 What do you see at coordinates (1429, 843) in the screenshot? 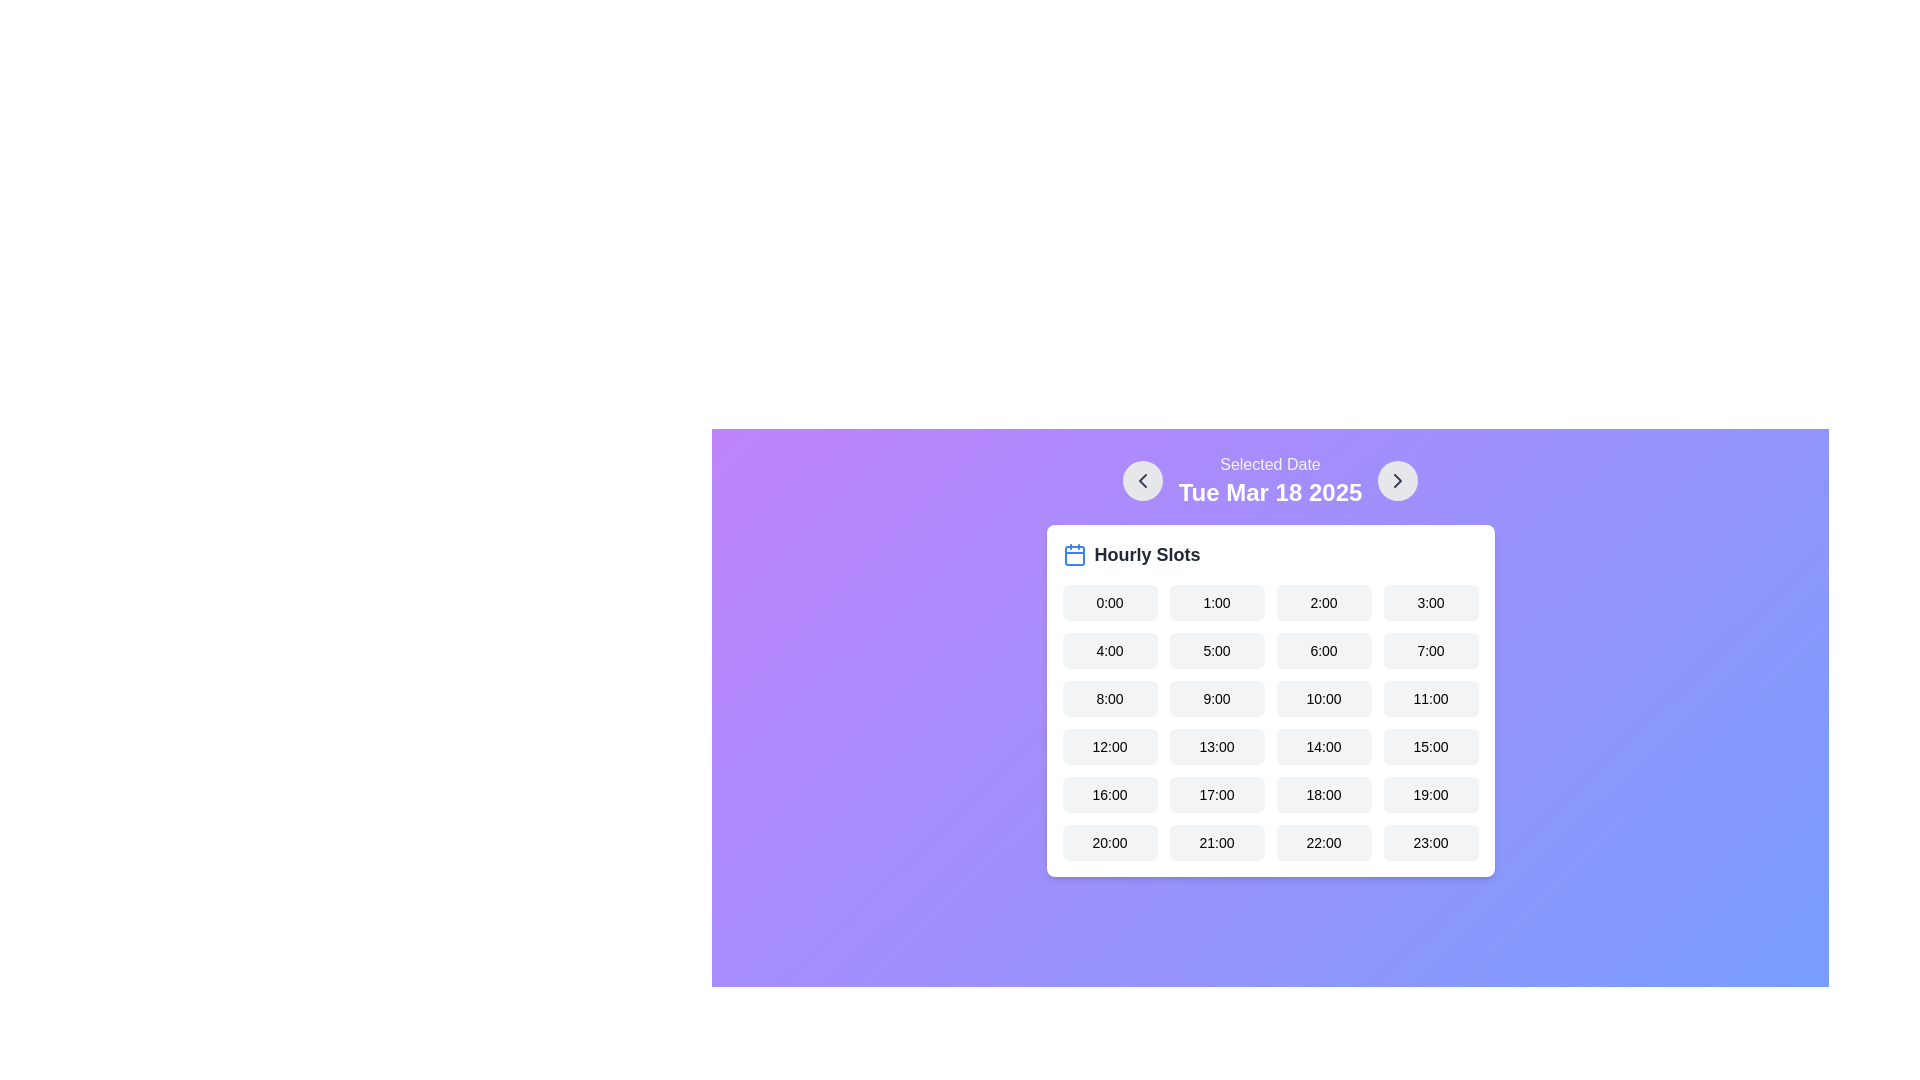
I see `the button labeled '23:00' which is a rectangular button with rounded corners, located at the bottom right corner of the grid in the modal dialog` at bounding box center [1429, 843].